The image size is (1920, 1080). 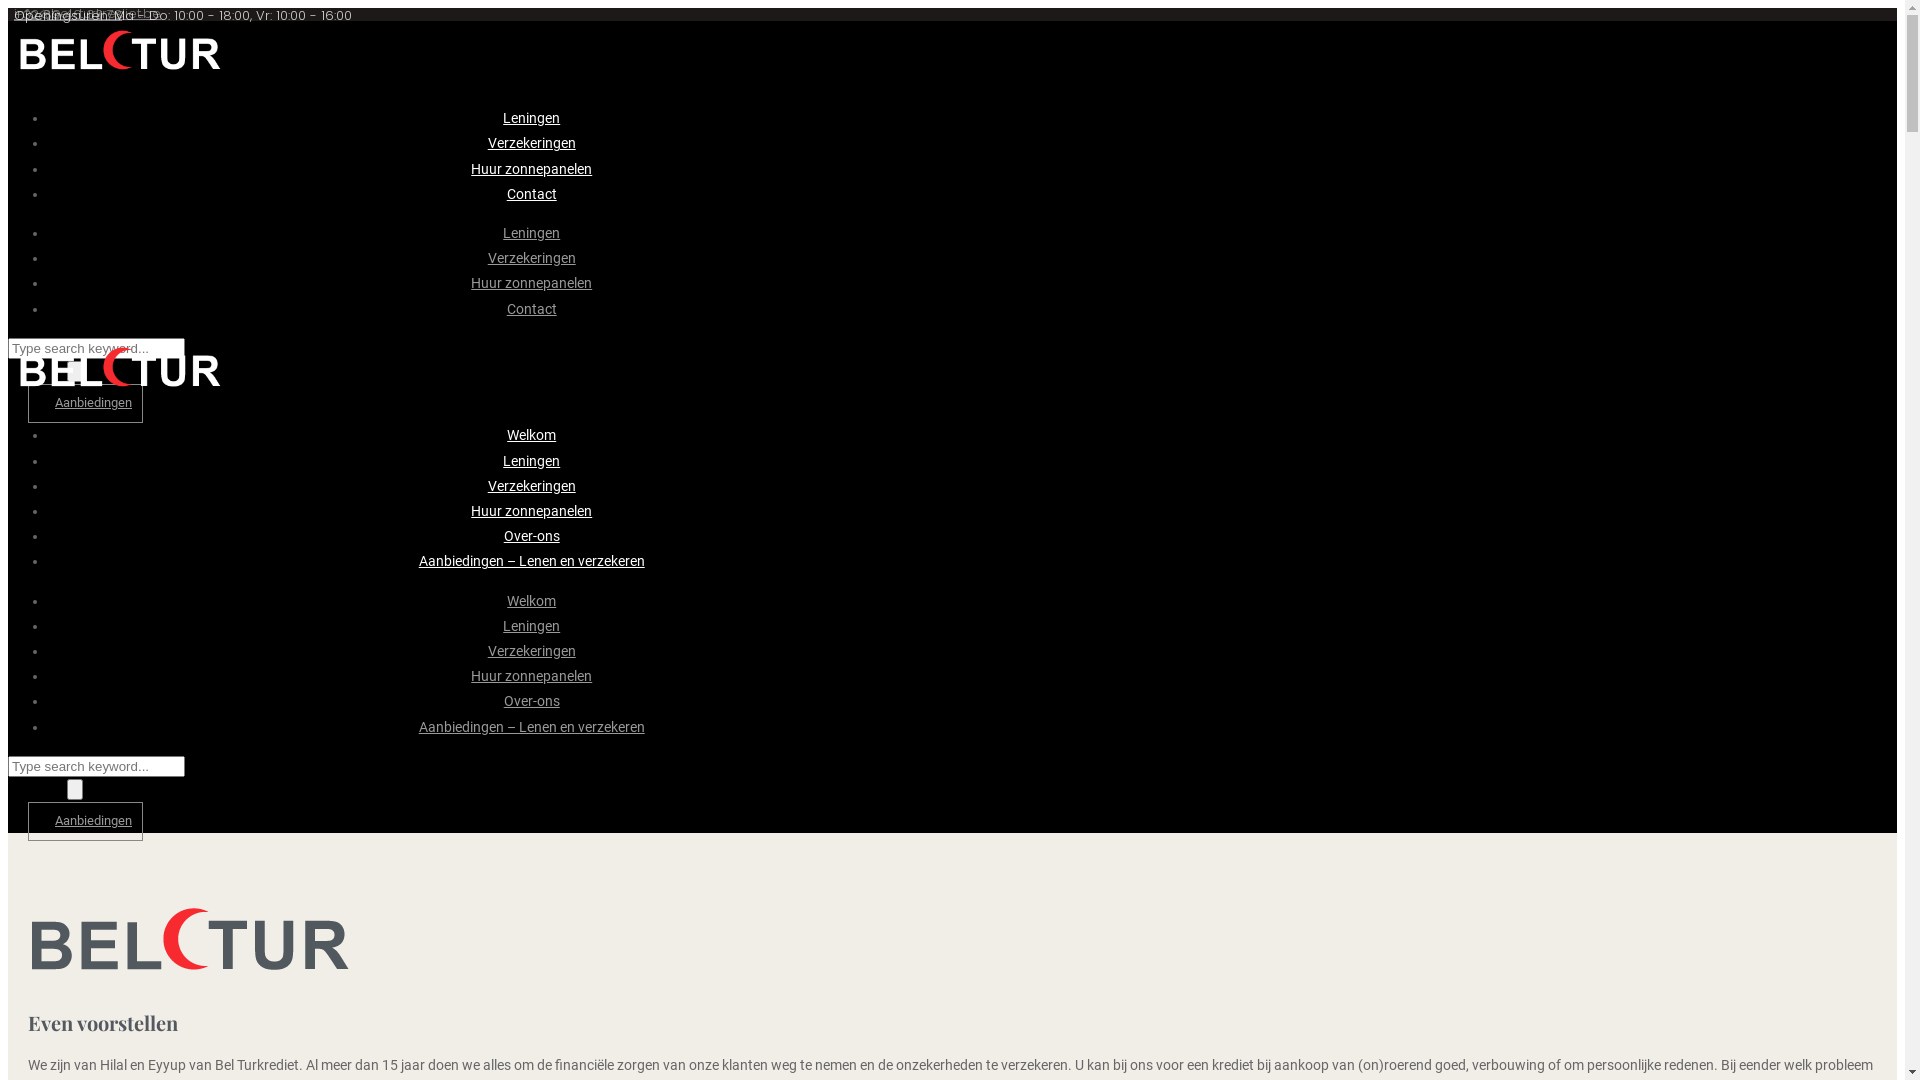 What do you see at coordinates (532, 535) in the screenshot?
I see `'Over-ons'` at bounding box center [532, 535].